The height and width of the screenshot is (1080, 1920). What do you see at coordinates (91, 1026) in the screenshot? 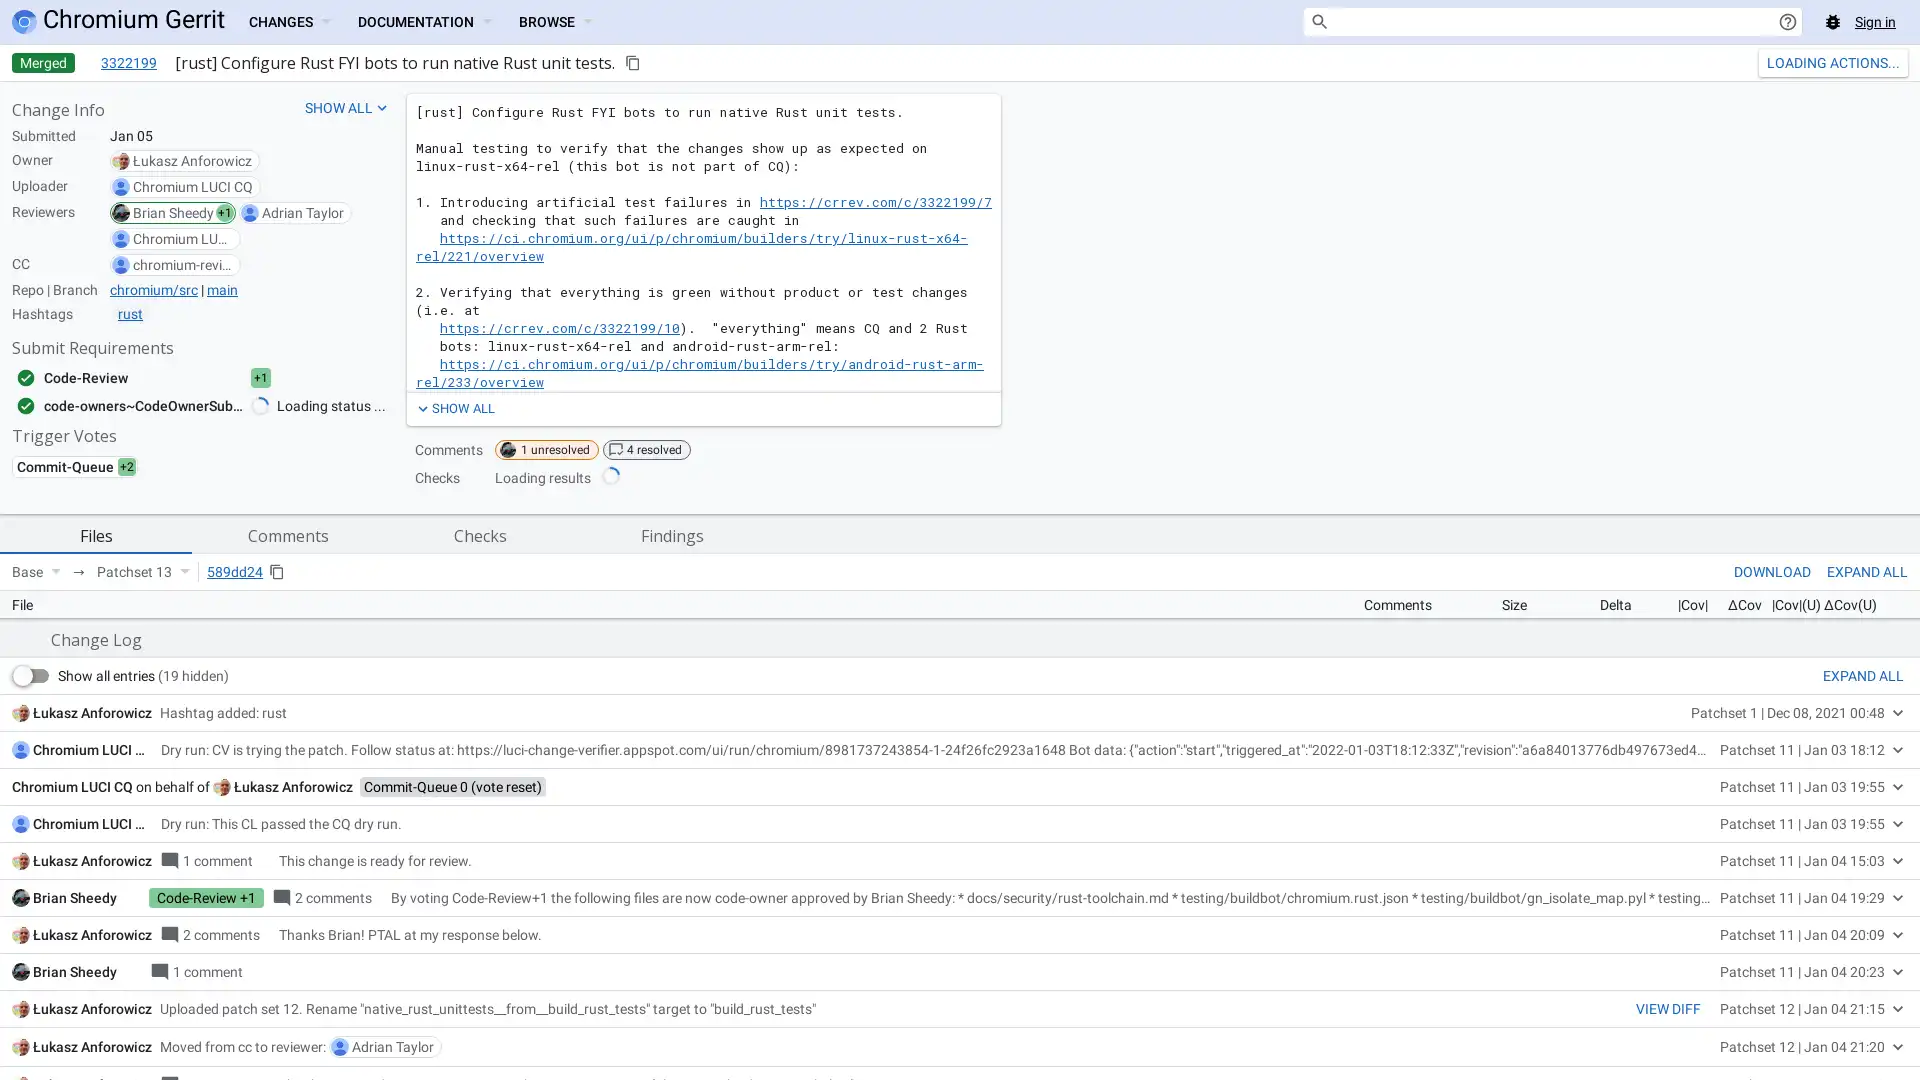
I see `Chromium LUCI CQ` at bounding box center [91, 1026].